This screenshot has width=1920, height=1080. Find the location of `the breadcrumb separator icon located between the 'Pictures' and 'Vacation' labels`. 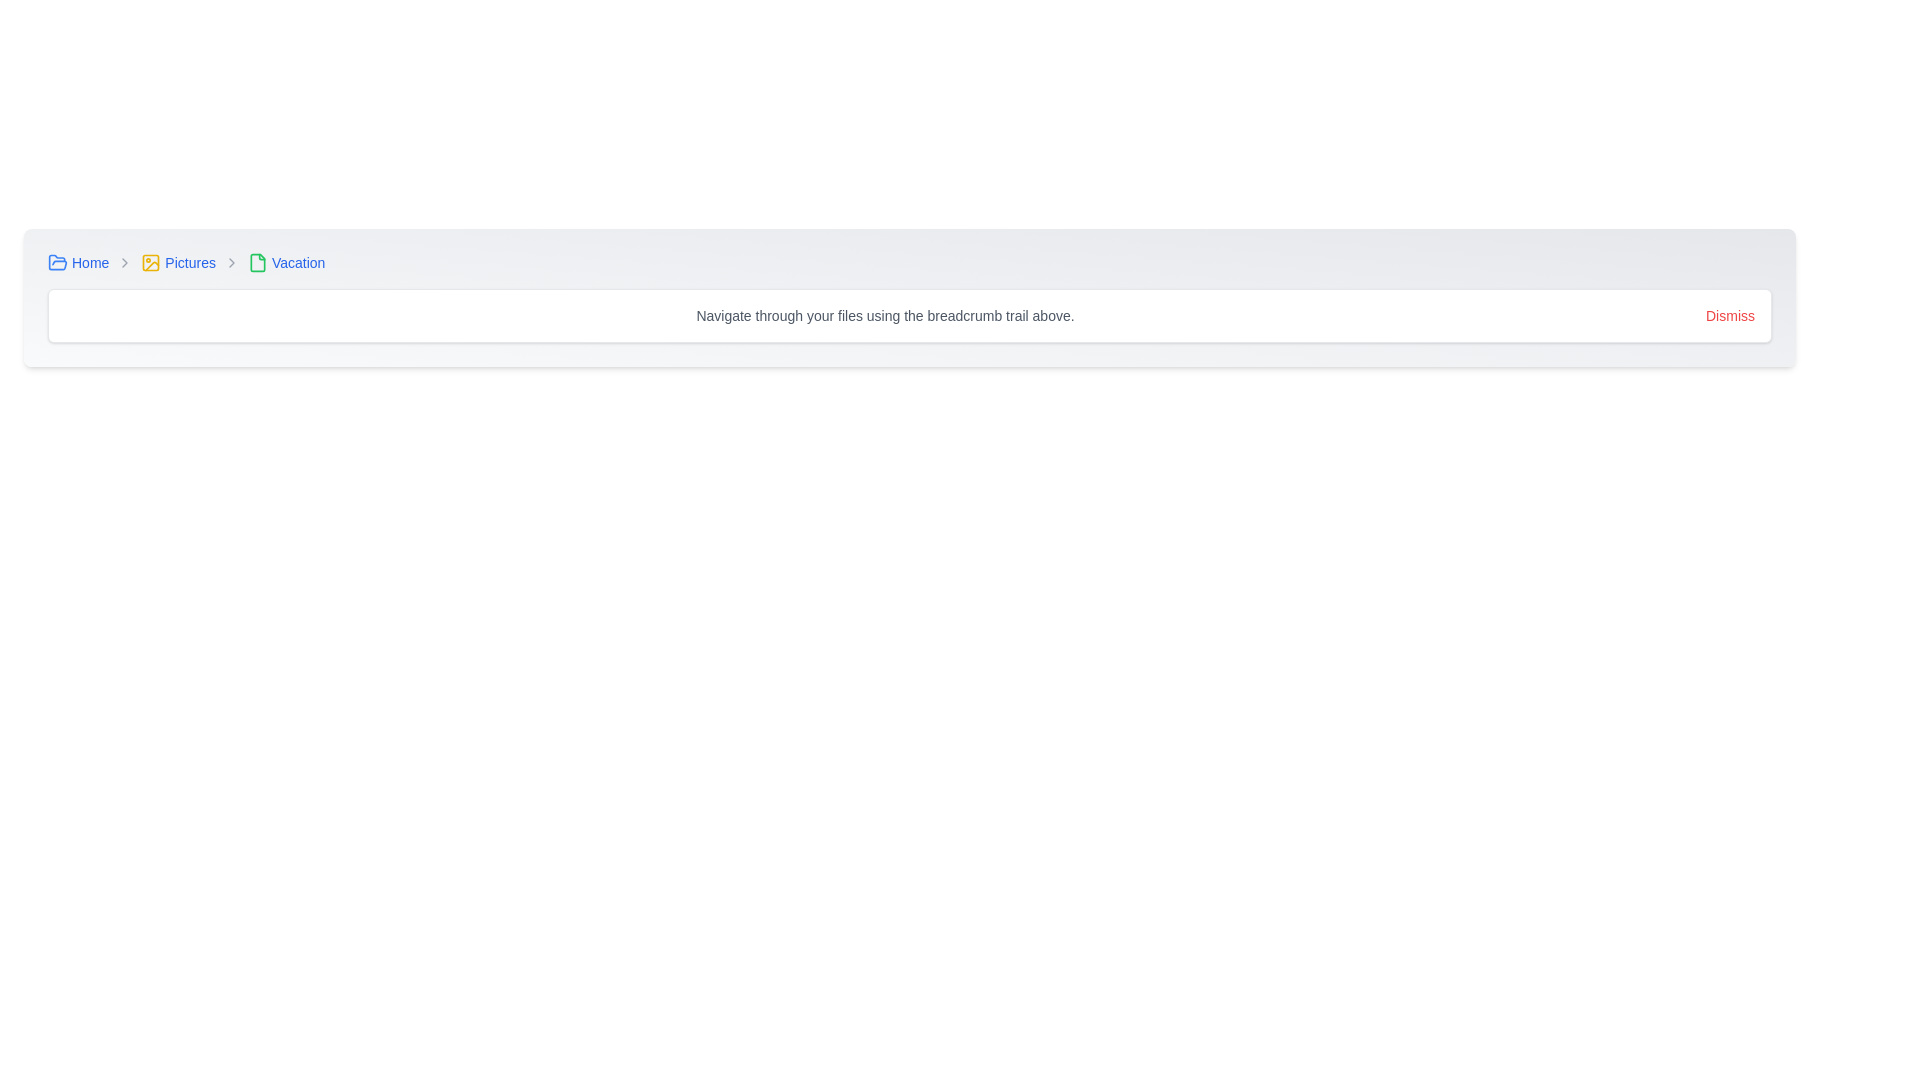

the breadcrumb separator icon located between the 'Pictures' and 'Vacation' labels is located at coordinates (231, 261).